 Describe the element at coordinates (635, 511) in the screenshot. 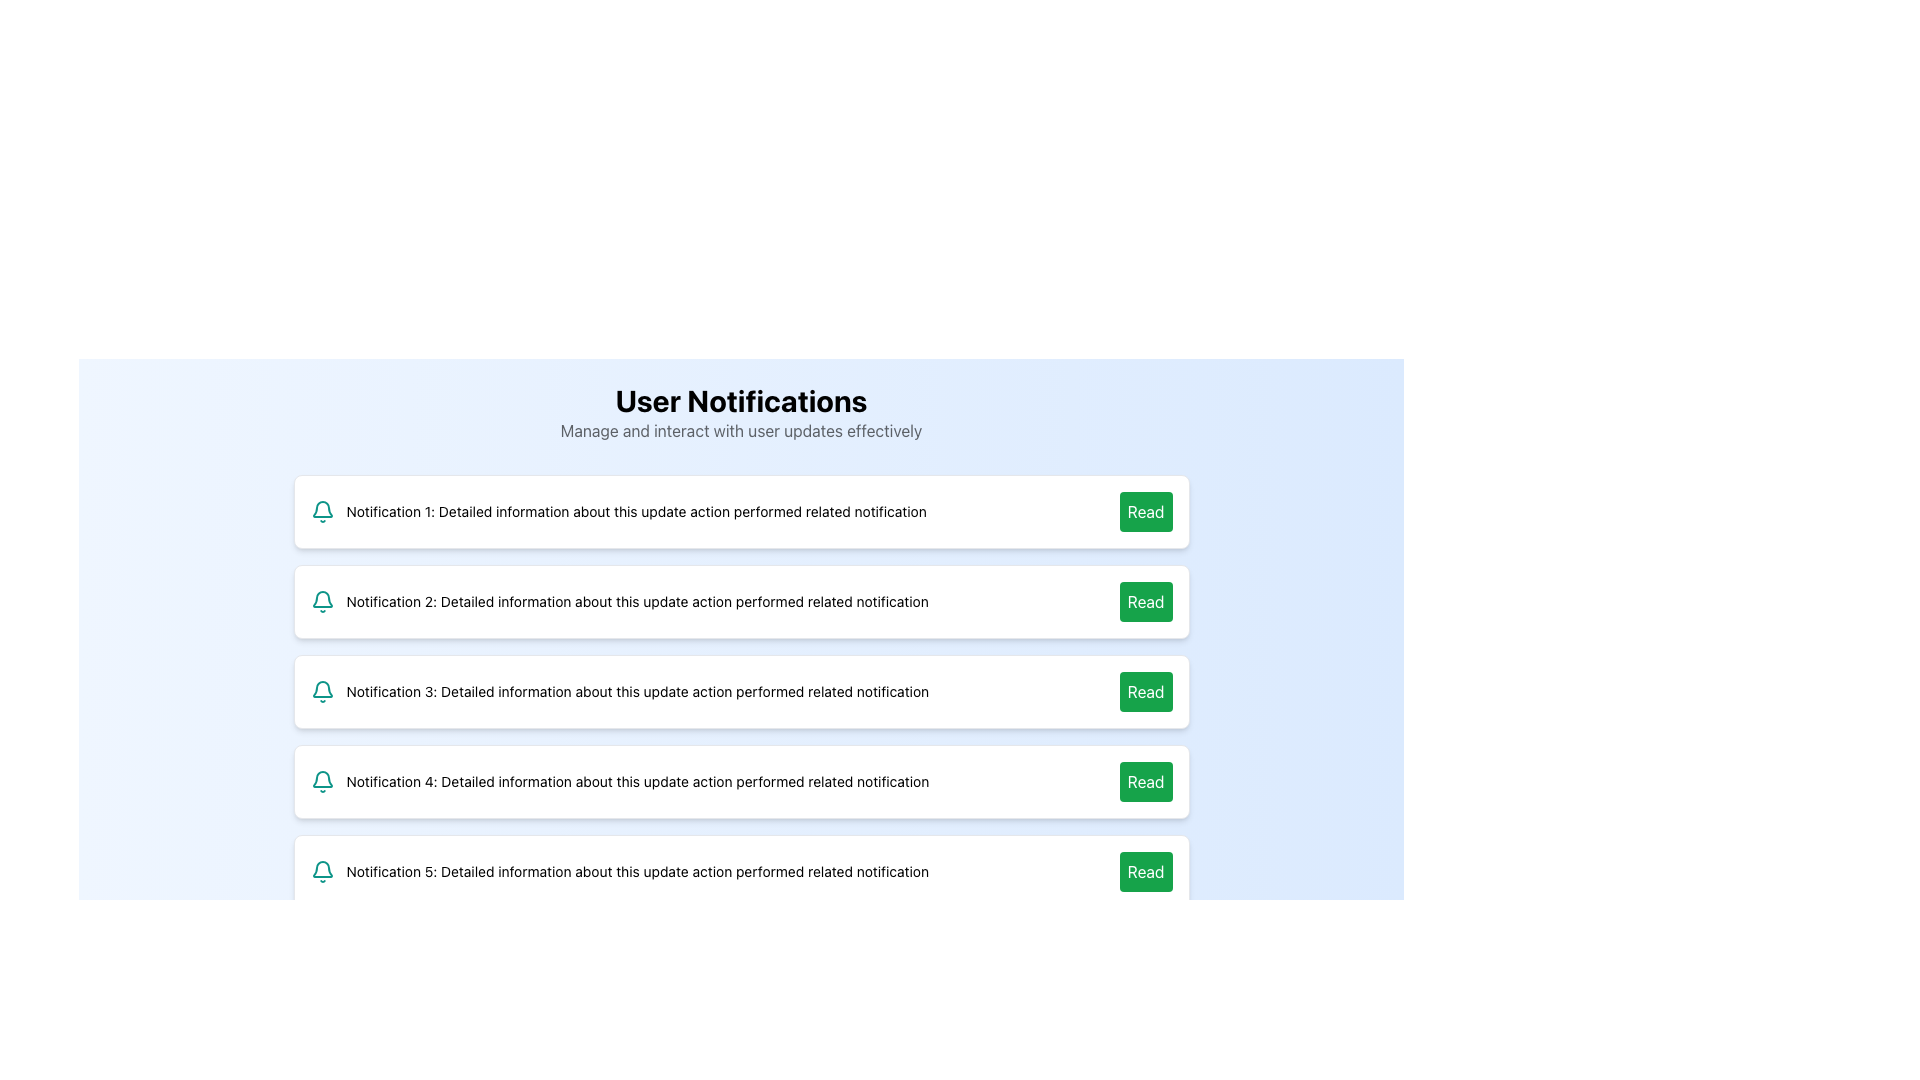

I see `text content of the first notification displayed in the text label located at the center of the topmost notification card, positioned between the bell icon and the green button` at that location.